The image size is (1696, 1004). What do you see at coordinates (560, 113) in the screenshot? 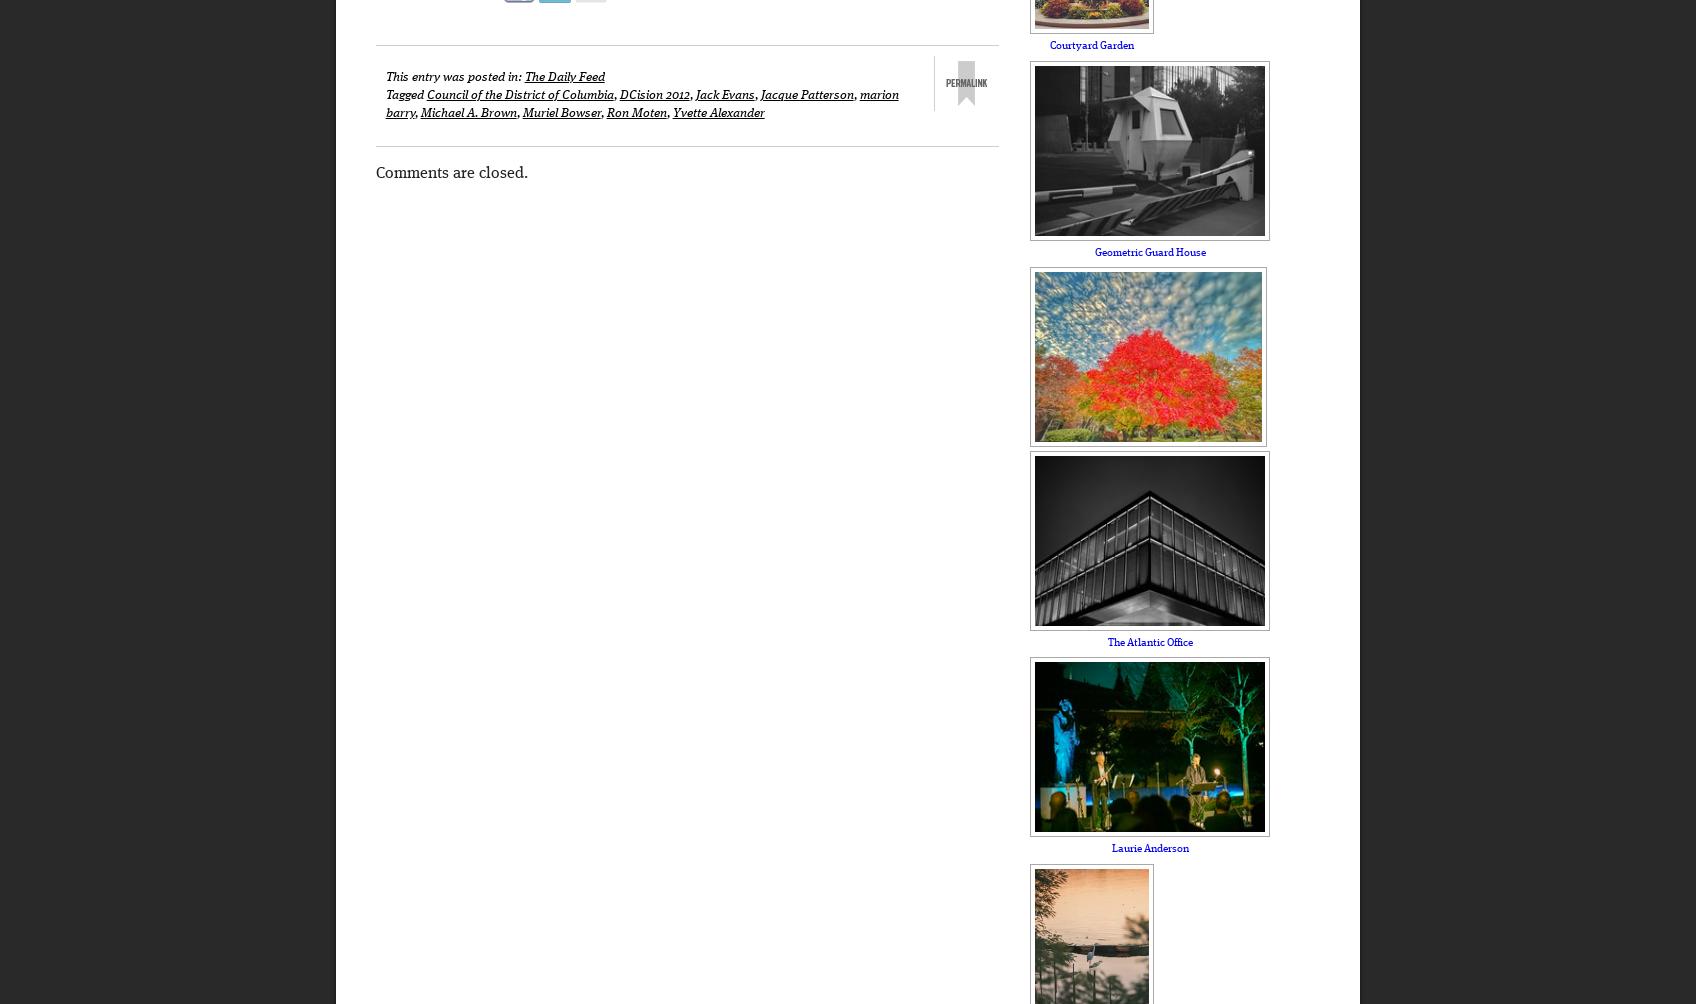
I see `'Muriel Bowser'` at bounding box center [560, 113].